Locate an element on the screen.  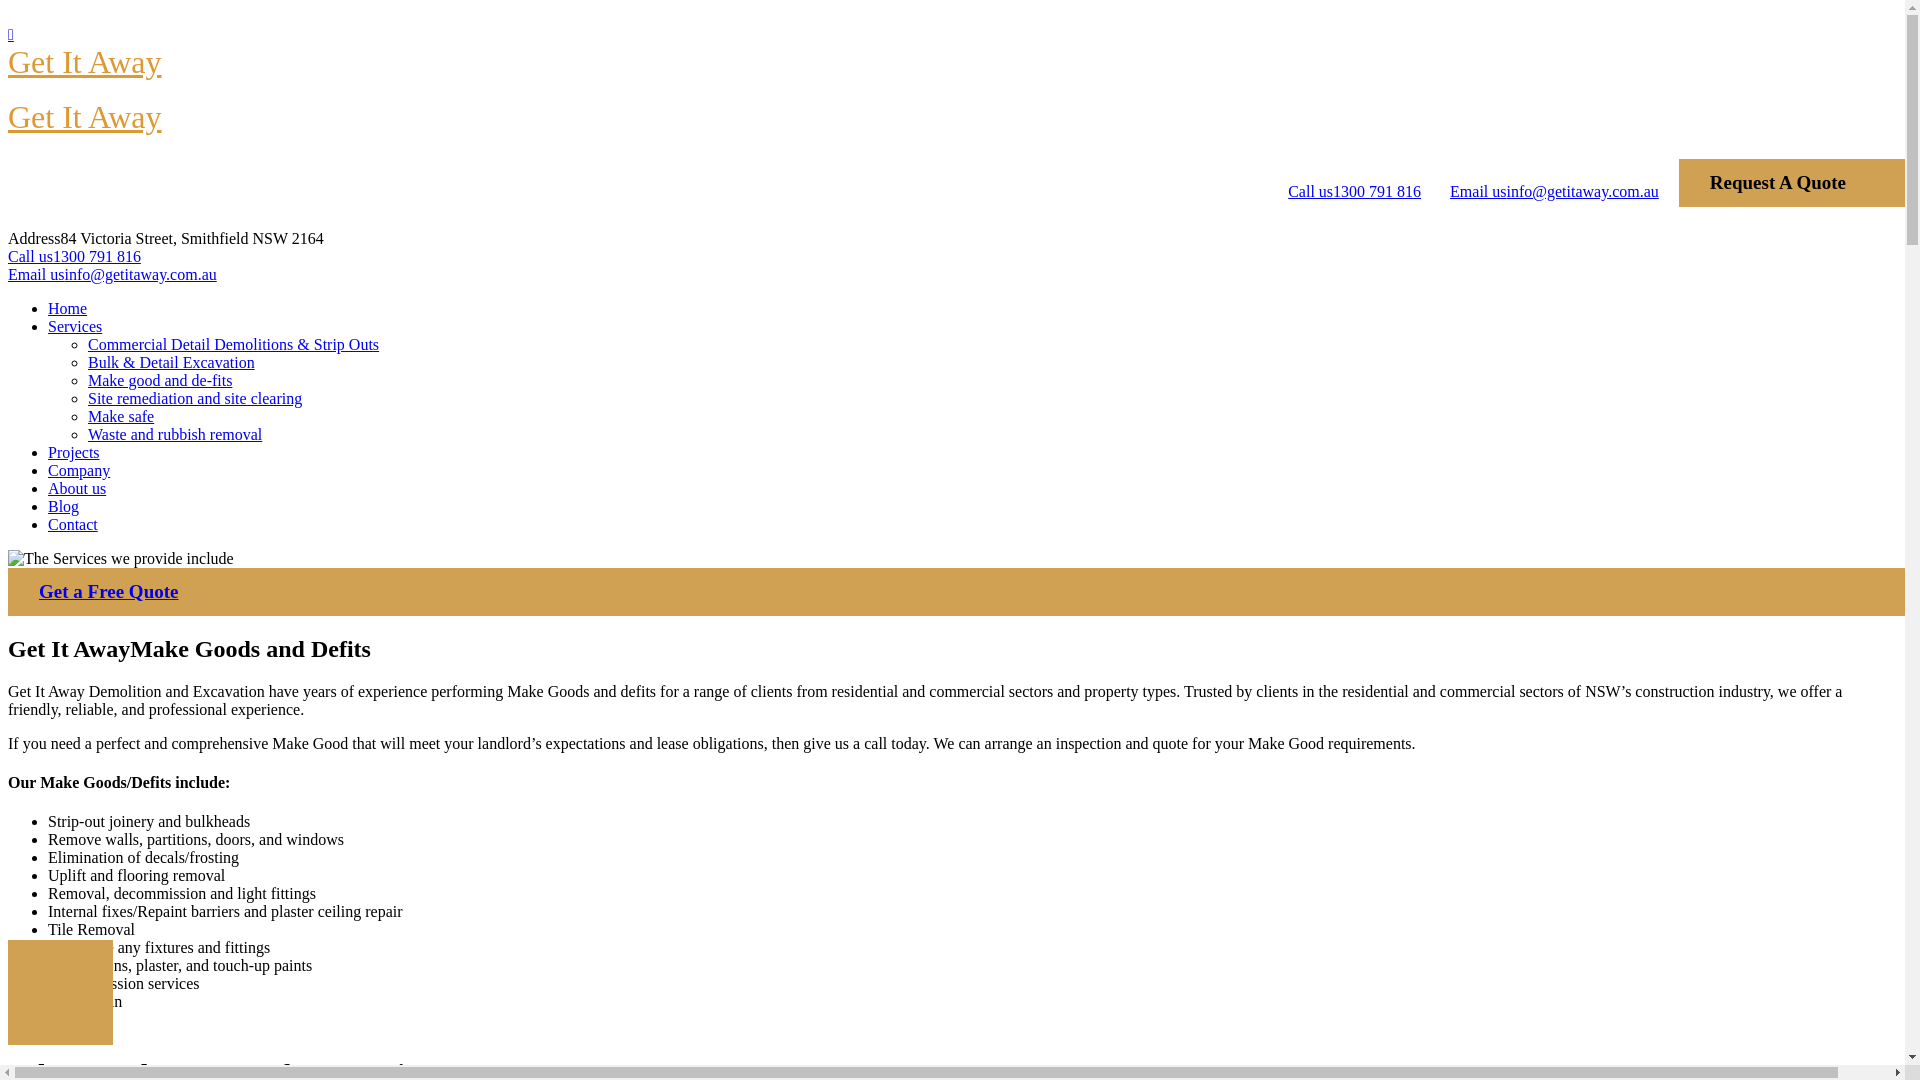
'Company' is located at coordinates (48, 470).